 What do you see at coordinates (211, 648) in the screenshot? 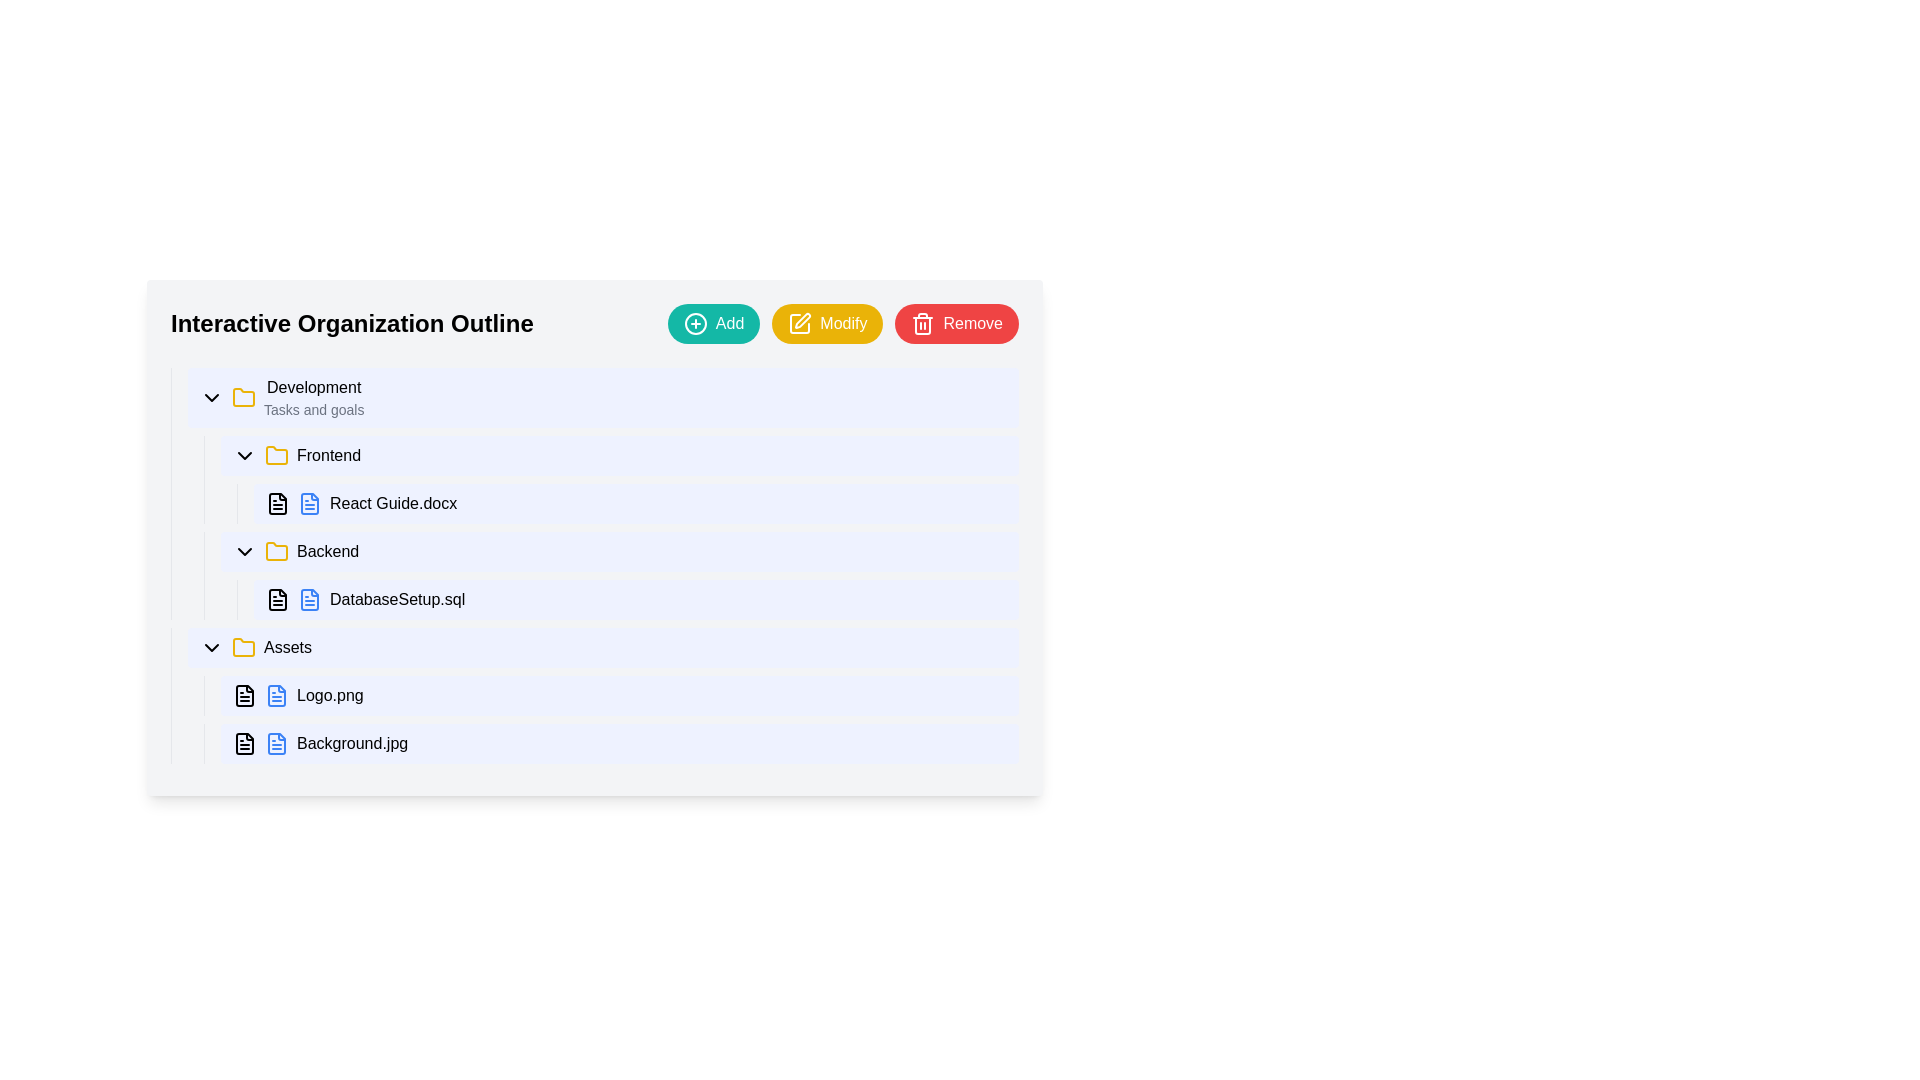
I see `the chevron icon located to the left of the 'Assets' button` at bounding box center [211, 648].